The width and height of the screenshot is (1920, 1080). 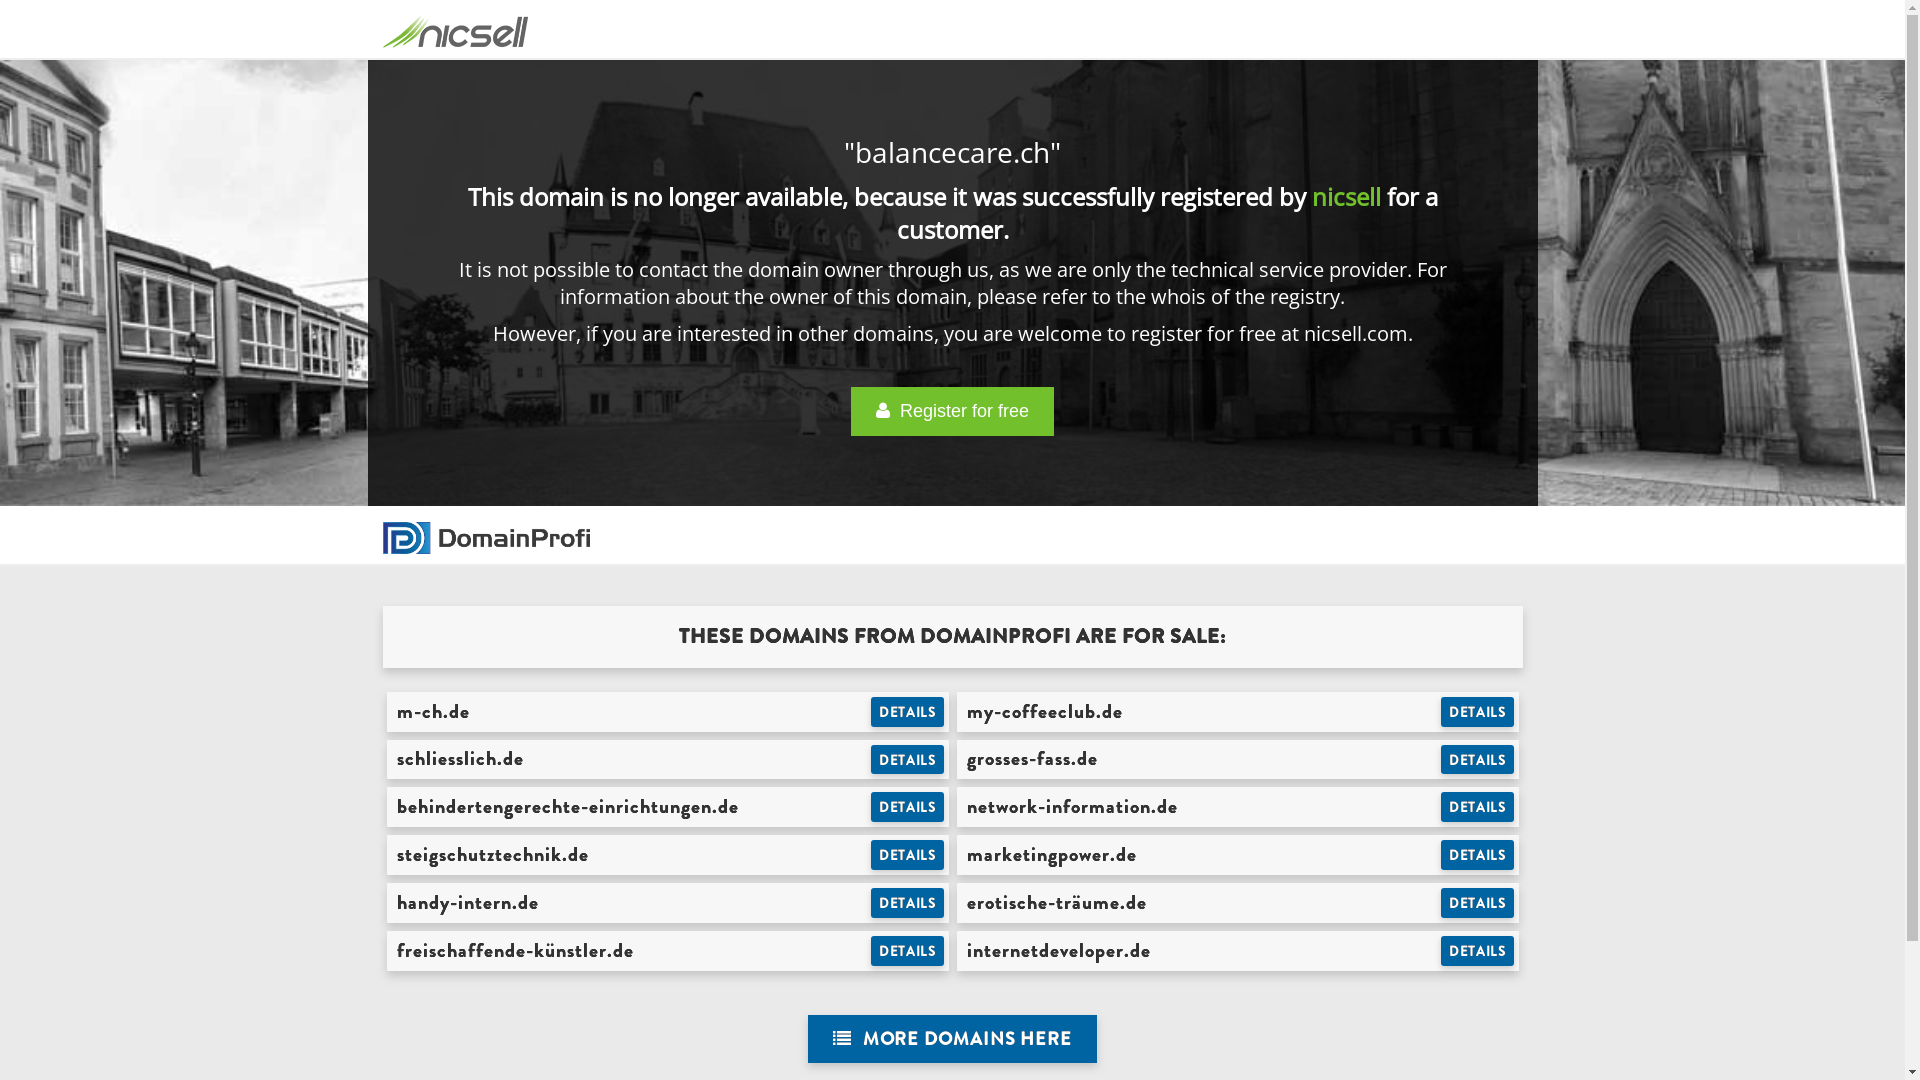 What do you see at coordinates (1477, 950) in the screenshot?
I see `'DETAILS'` at bounding box center [1477, 950].